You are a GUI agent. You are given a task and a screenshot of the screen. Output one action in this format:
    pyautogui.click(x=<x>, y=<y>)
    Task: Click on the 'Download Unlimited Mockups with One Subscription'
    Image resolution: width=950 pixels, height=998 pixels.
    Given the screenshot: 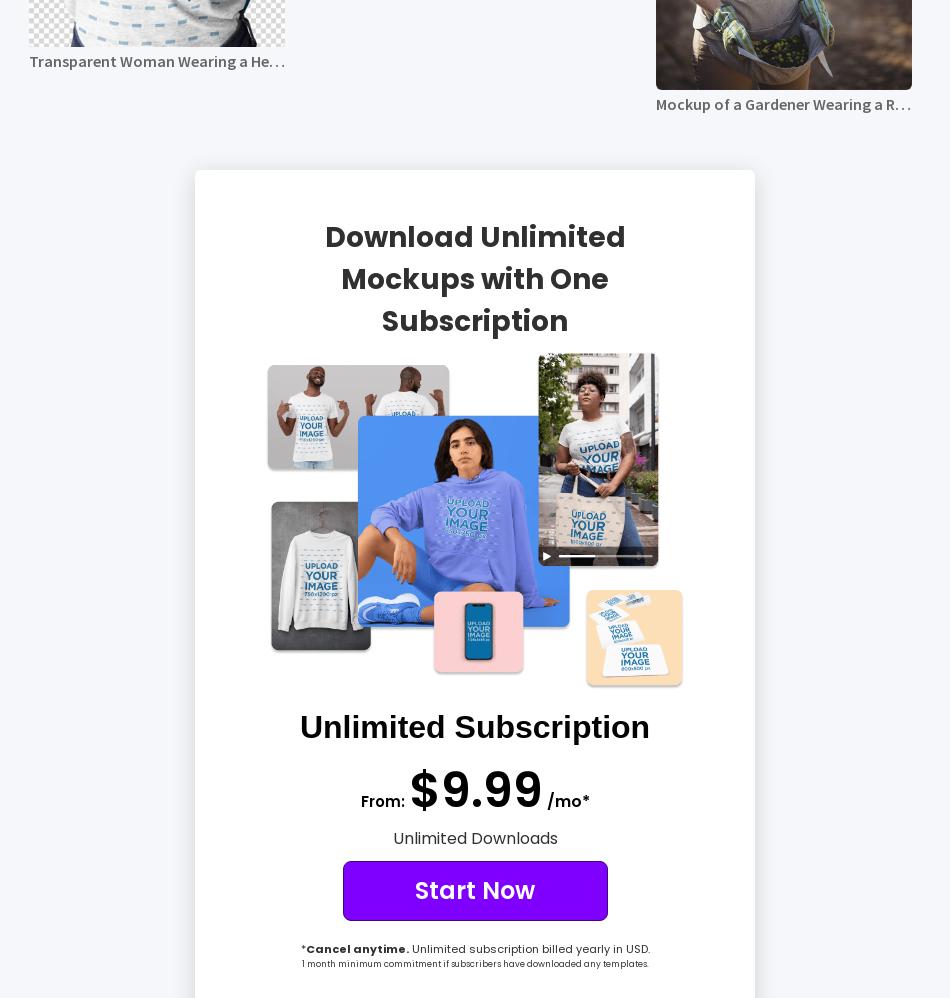 What is the action you would take?
    pyautogui.click(x=473, y=277)
    